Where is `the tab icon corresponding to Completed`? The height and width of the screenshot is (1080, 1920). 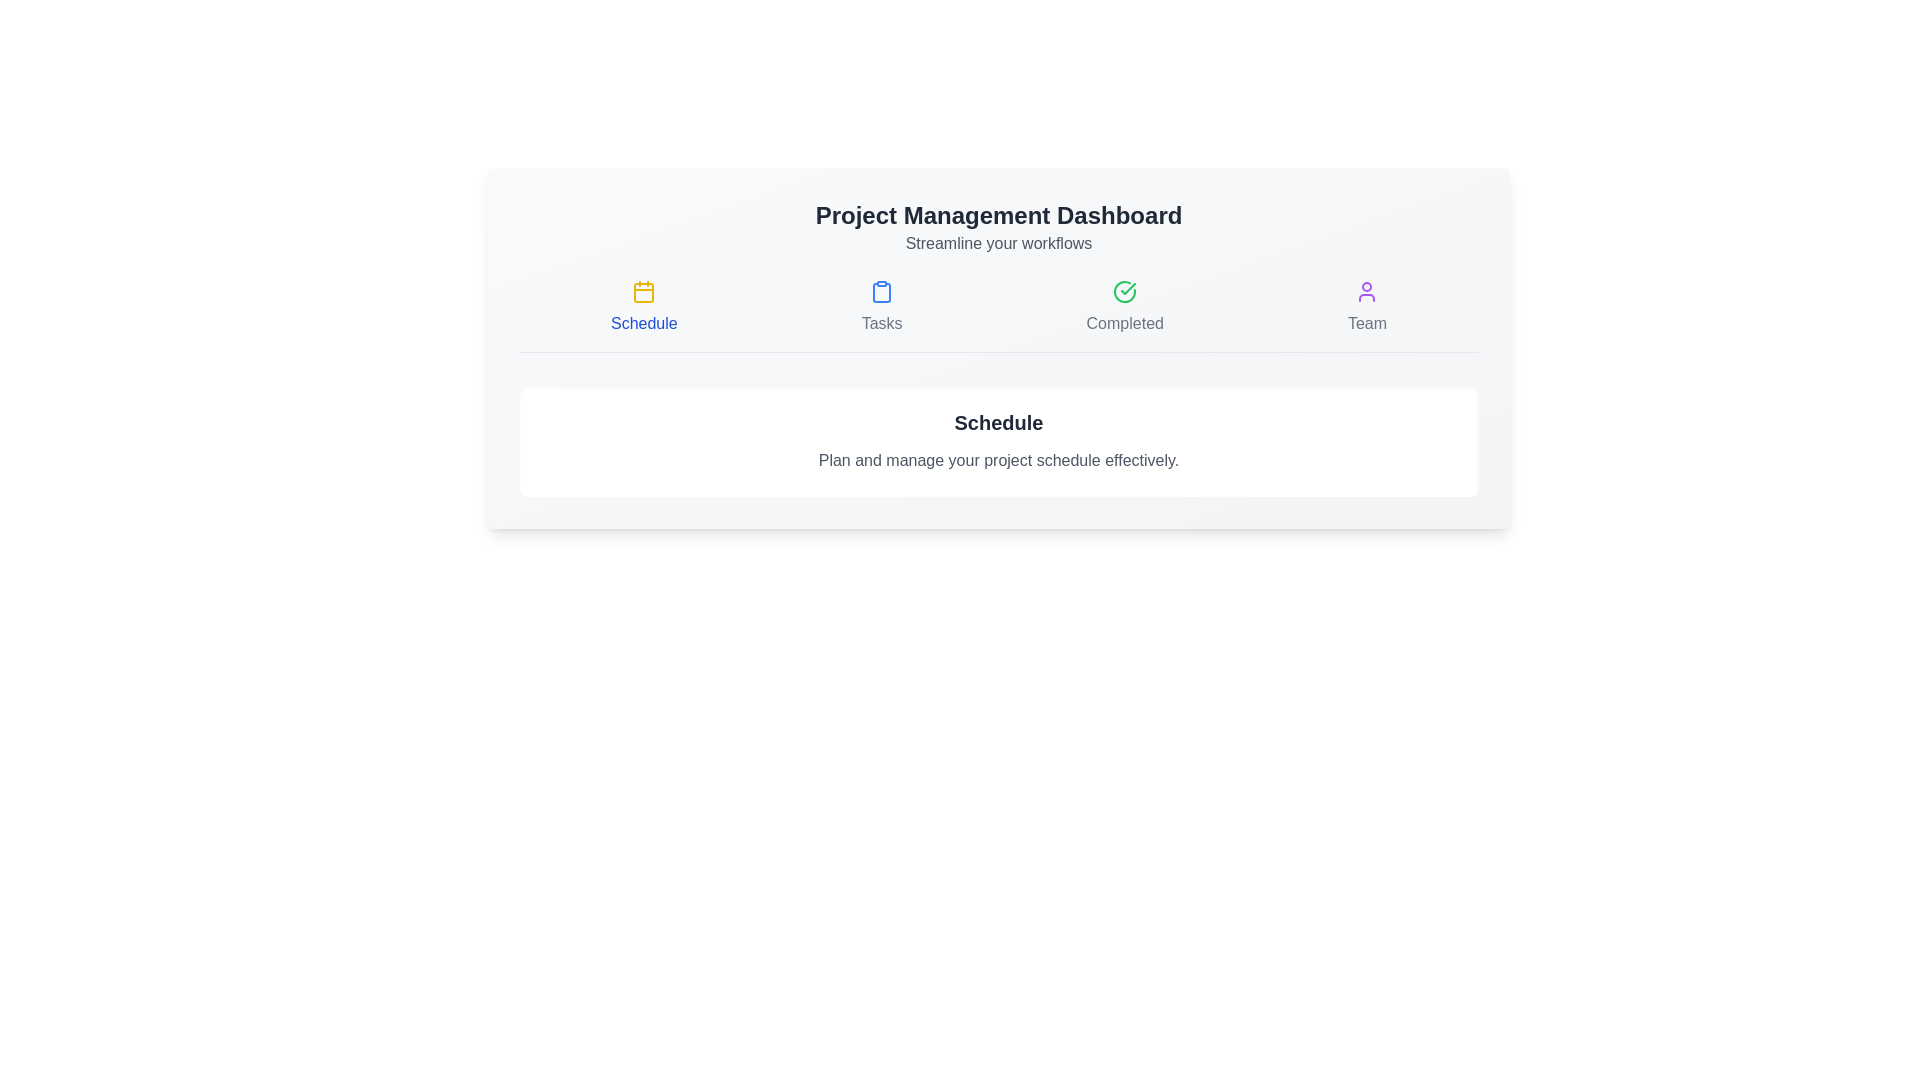
the tab icon corresponding to Completed is located at coordinates (1125, 308).